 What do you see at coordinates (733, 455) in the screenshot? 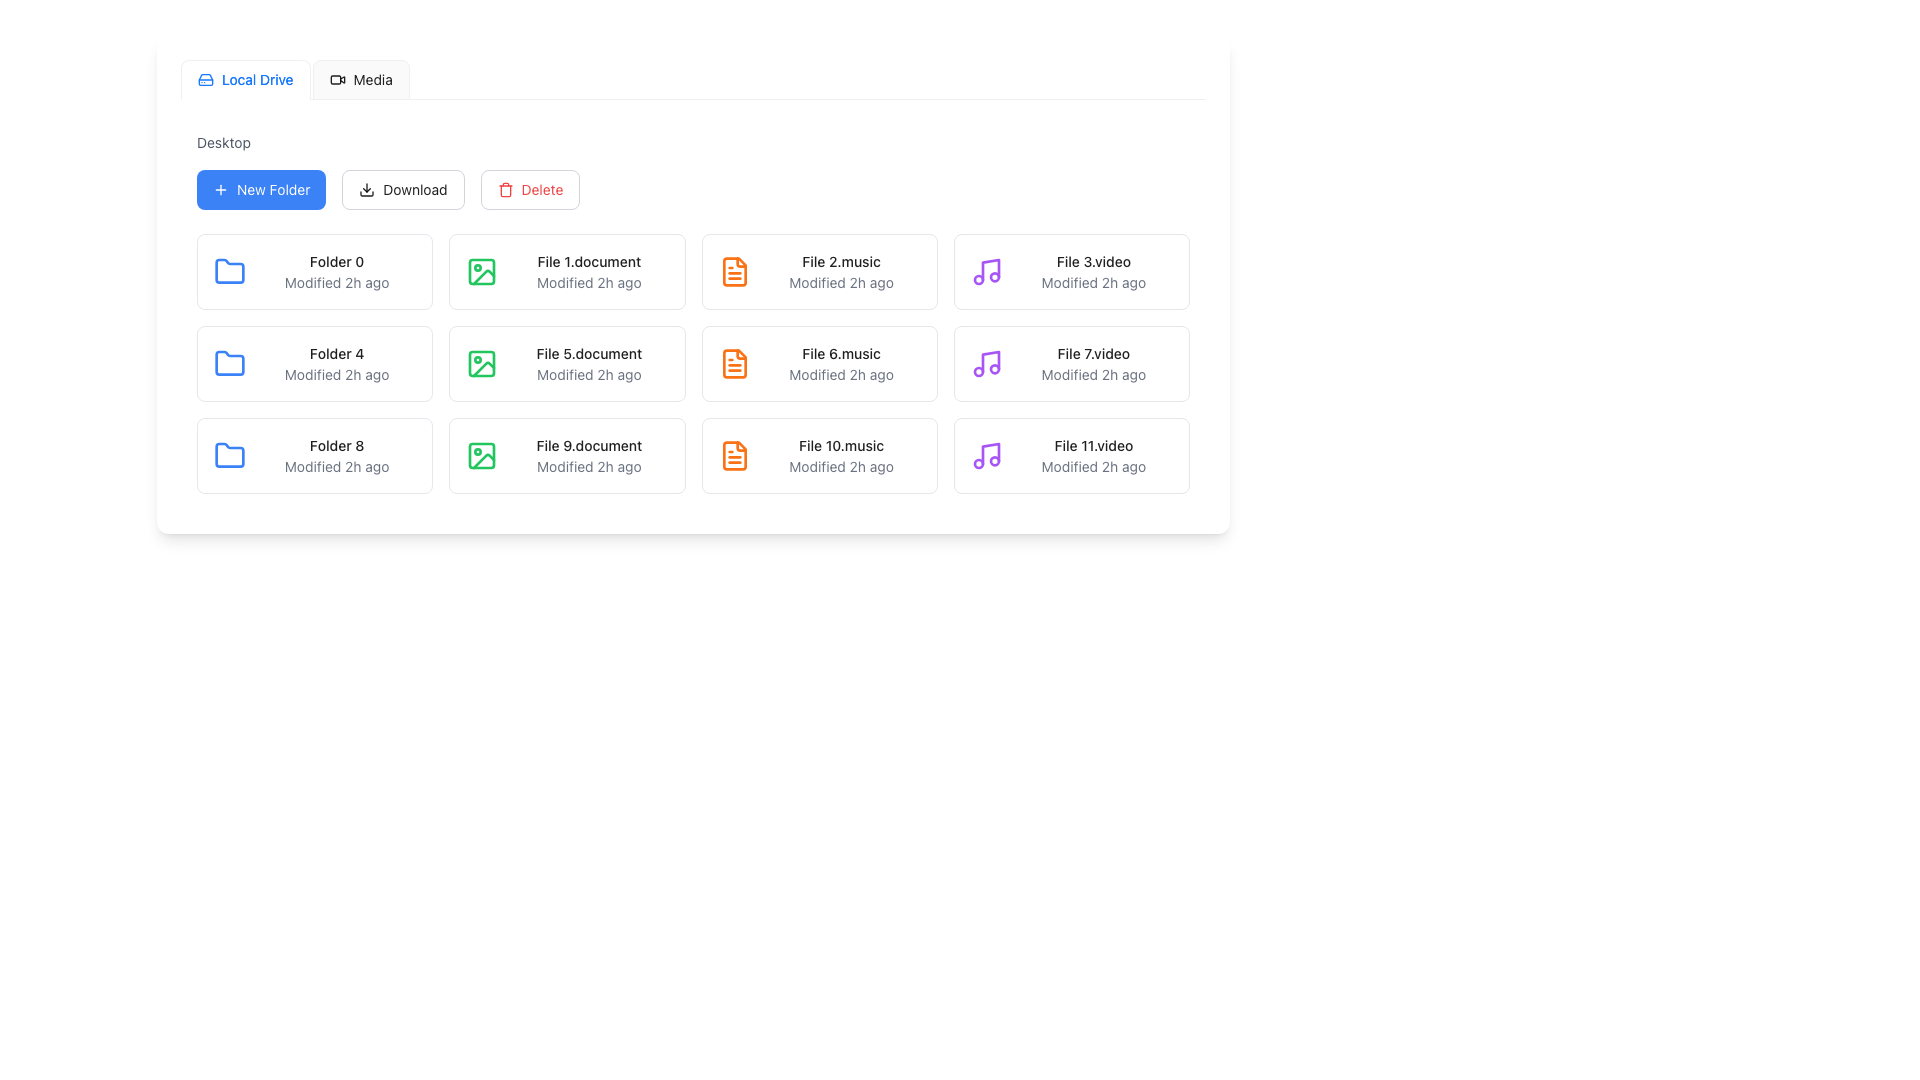
I see `the music file icon located in the last column of the third row of the grid layout, adjacent to the text 'File 10.music' and 'Modified 2h ago'` at bounding box center [733, 455].